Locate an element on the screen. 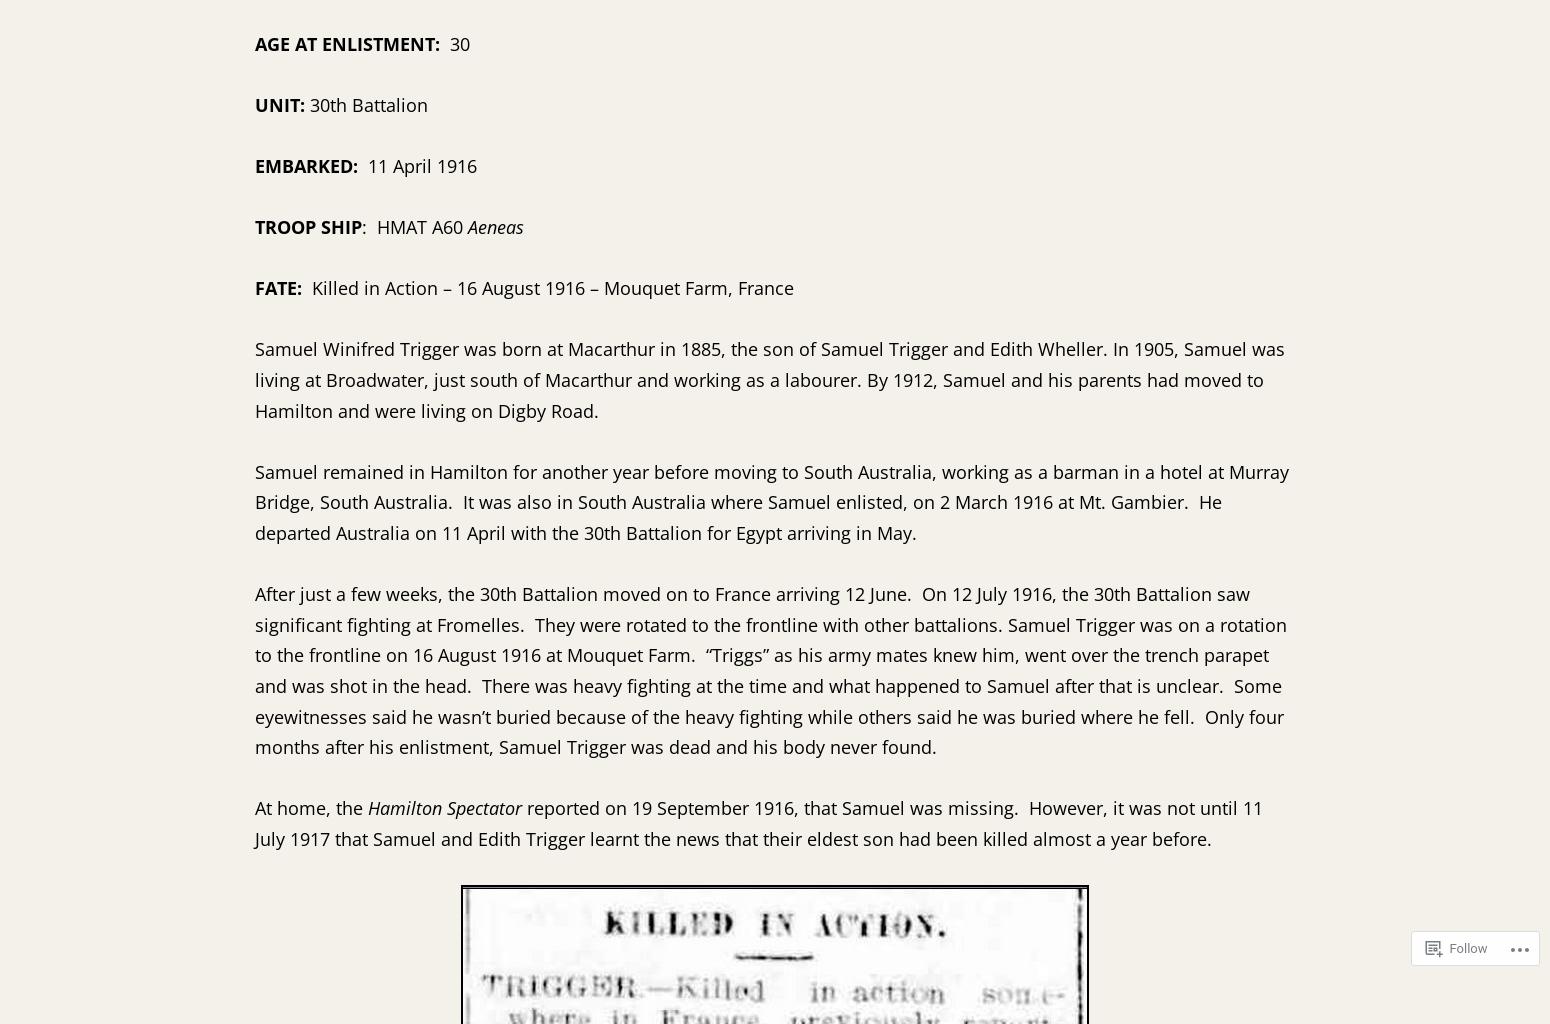  'Samuel Winifred Trigger was born at Macarthur in 1885, the son of Samuel Trigger and Edith Wheller. In 1905, Samuel was living at Broadwater, just south of Macarthur and working as a labourer. By 1912, Samuel and his parents had moved to Hamilton and were living on Digby Road.' is located at coordinates (770, 379).